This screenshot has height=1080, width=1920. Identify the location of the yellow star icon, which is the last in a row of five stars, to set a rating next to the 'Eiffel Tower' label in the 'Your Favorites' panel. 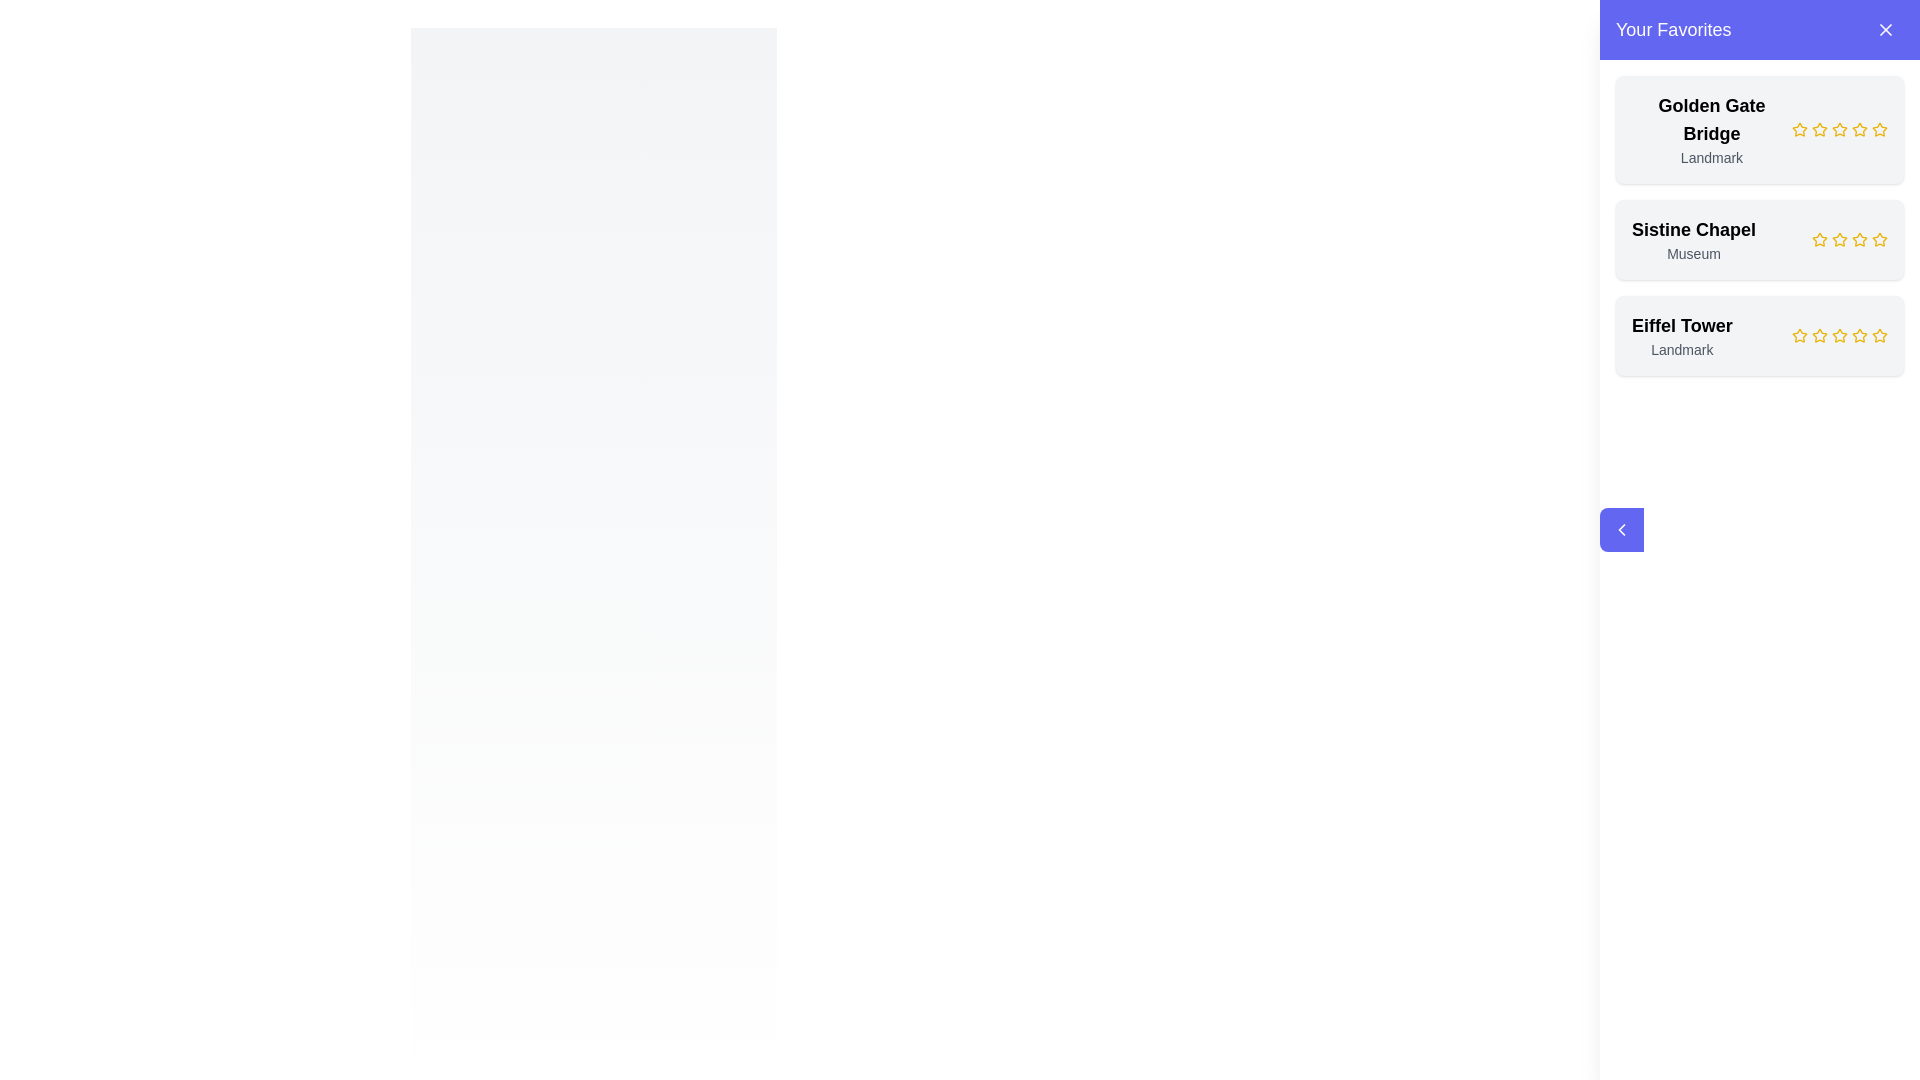
(1879, 334).